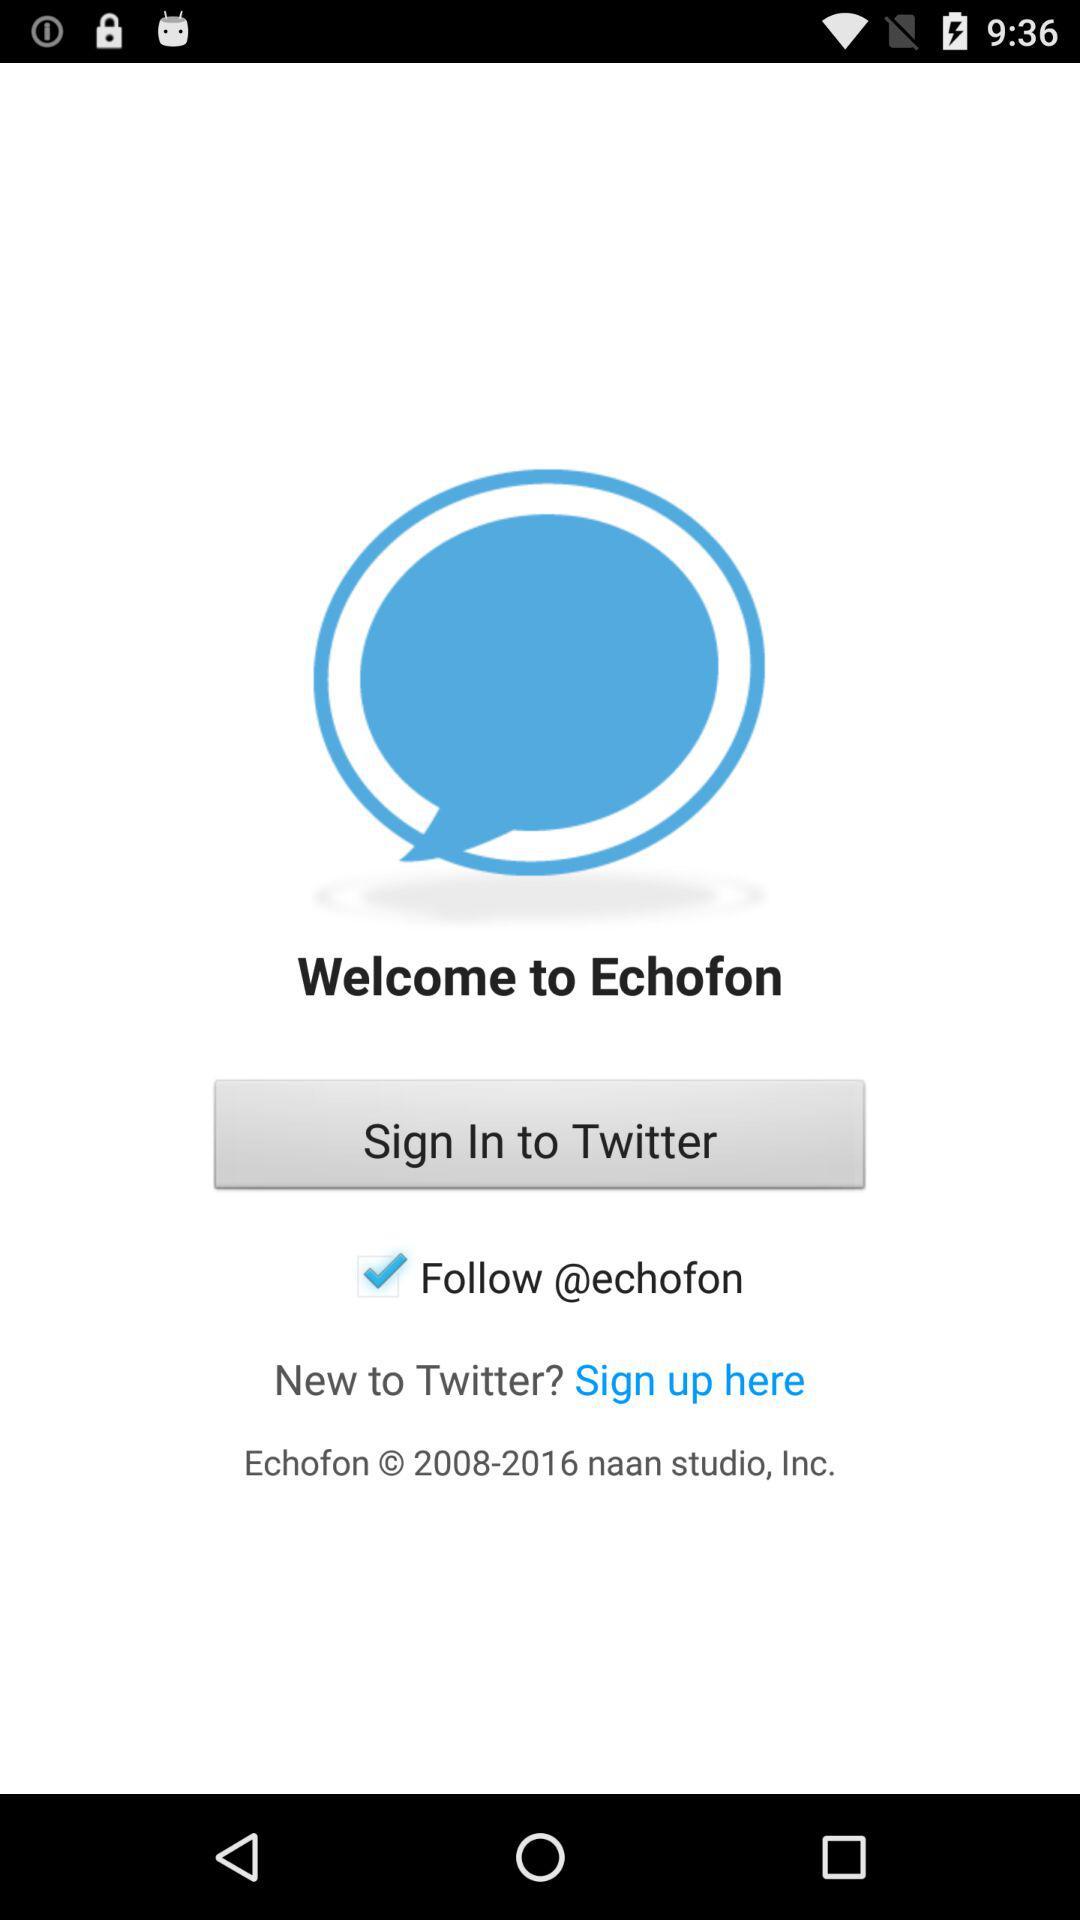  What do you see at coordinates (540, 1275) in the screenshot?
I see `the button below sign in to` at bounding box center [540, 1275].